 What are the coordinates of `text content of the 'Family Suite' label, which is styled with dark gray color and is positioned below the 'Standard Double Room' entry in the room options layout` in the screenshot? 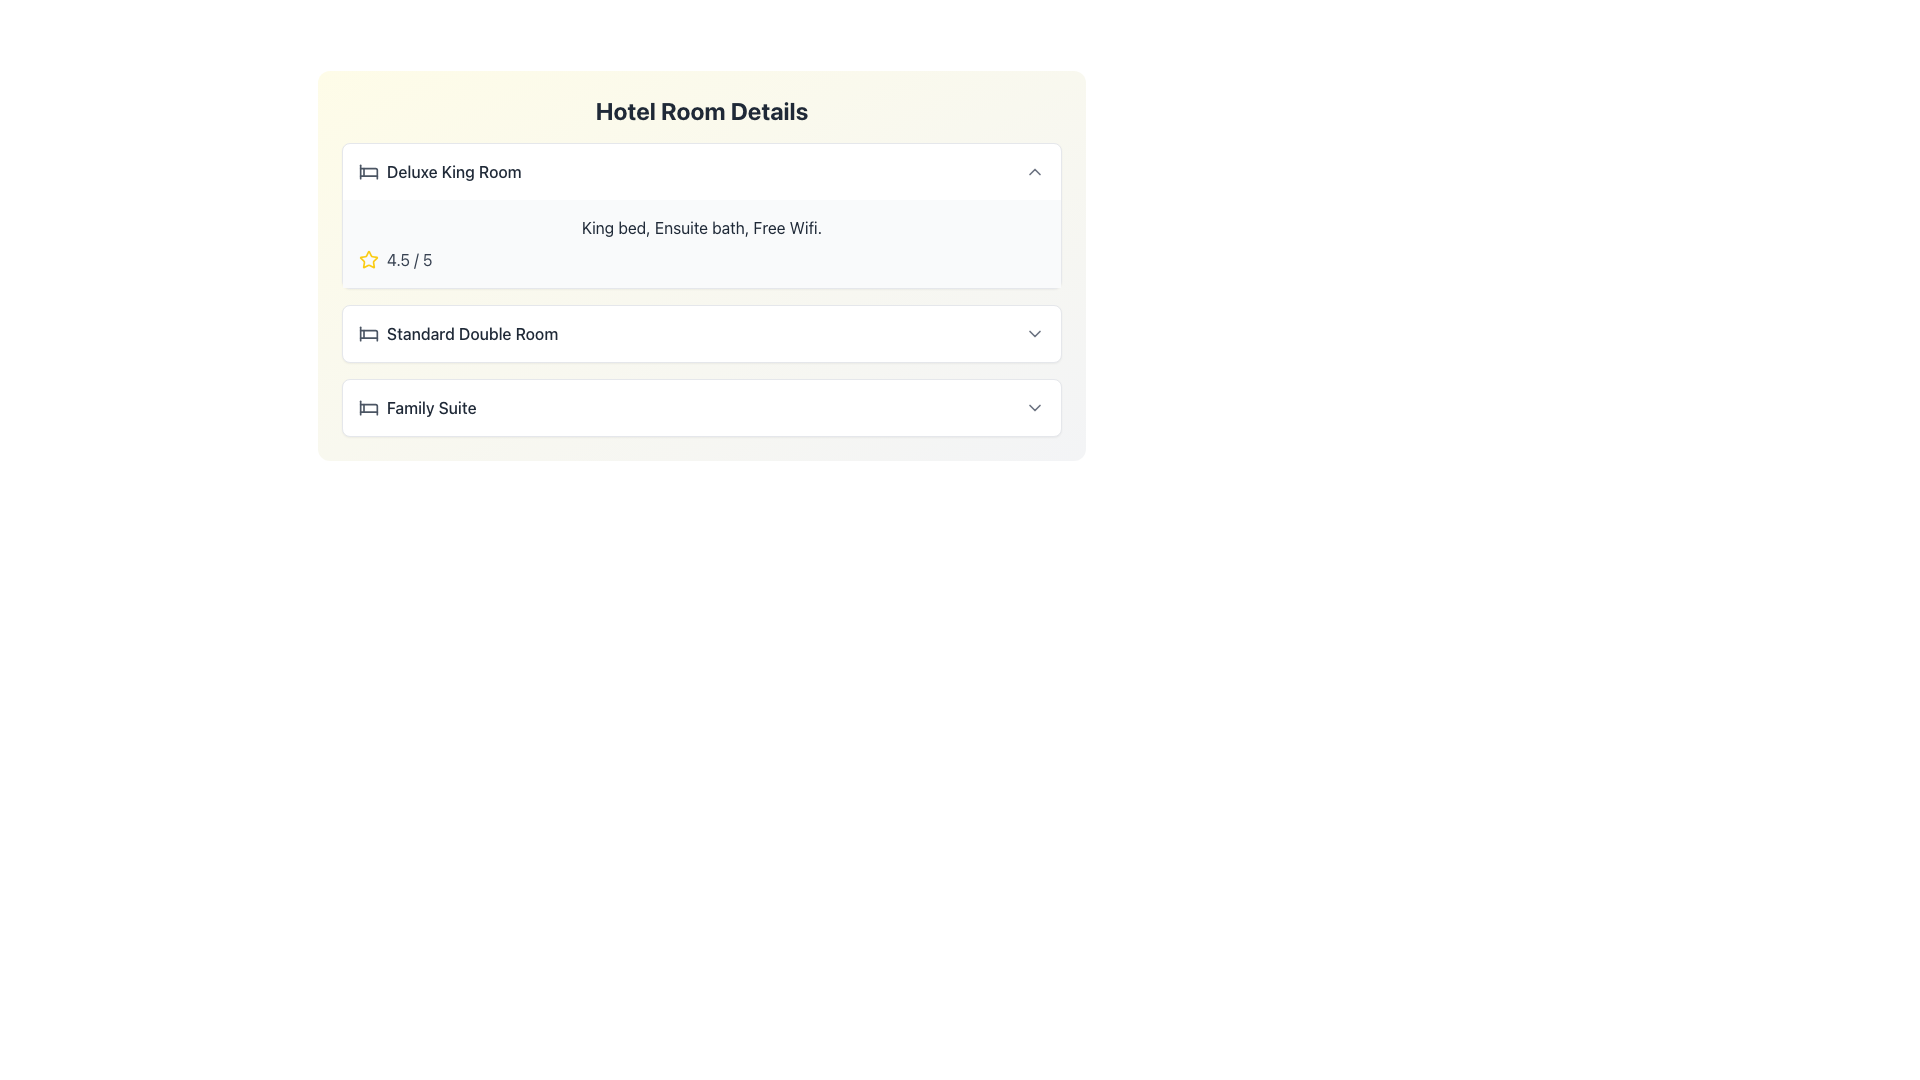 It's located at (430, 407).